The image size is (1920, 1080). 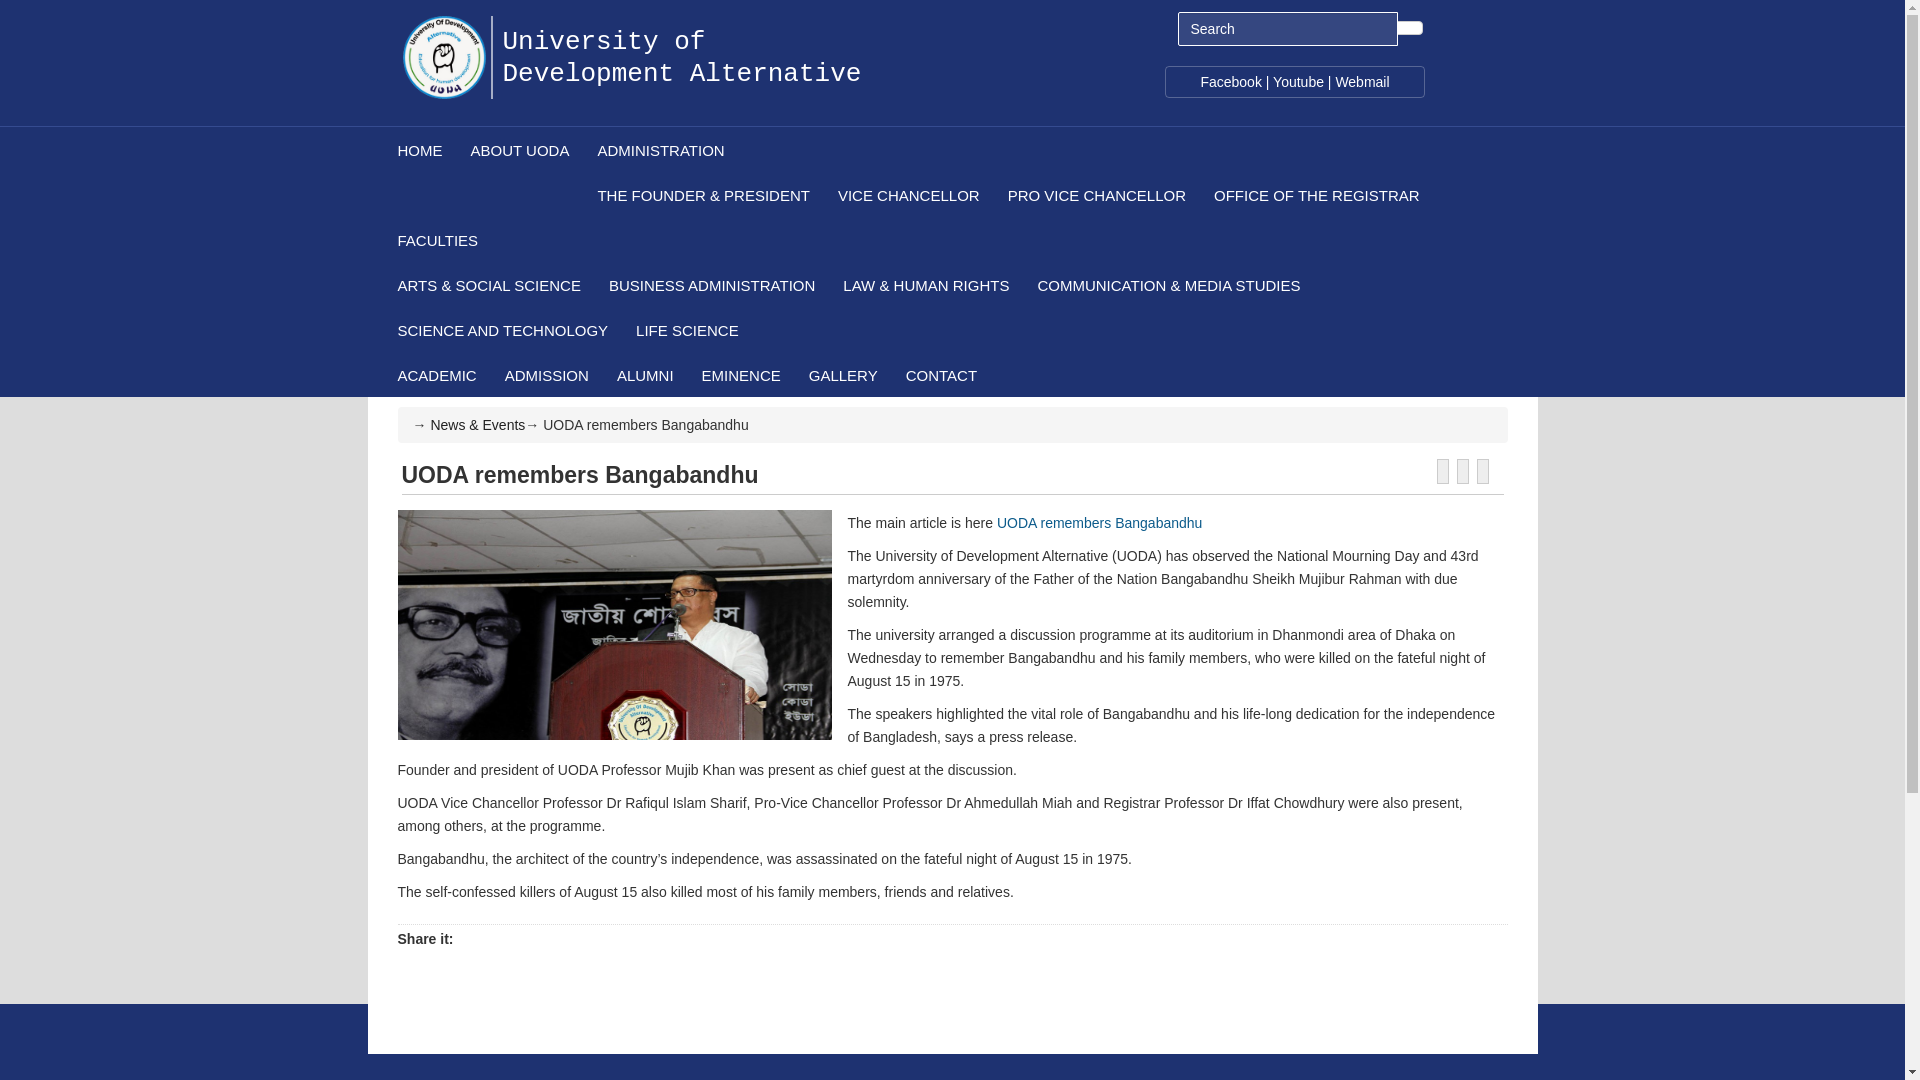 I want to click on 'ACADEMIC', so click(x=382, y=374).